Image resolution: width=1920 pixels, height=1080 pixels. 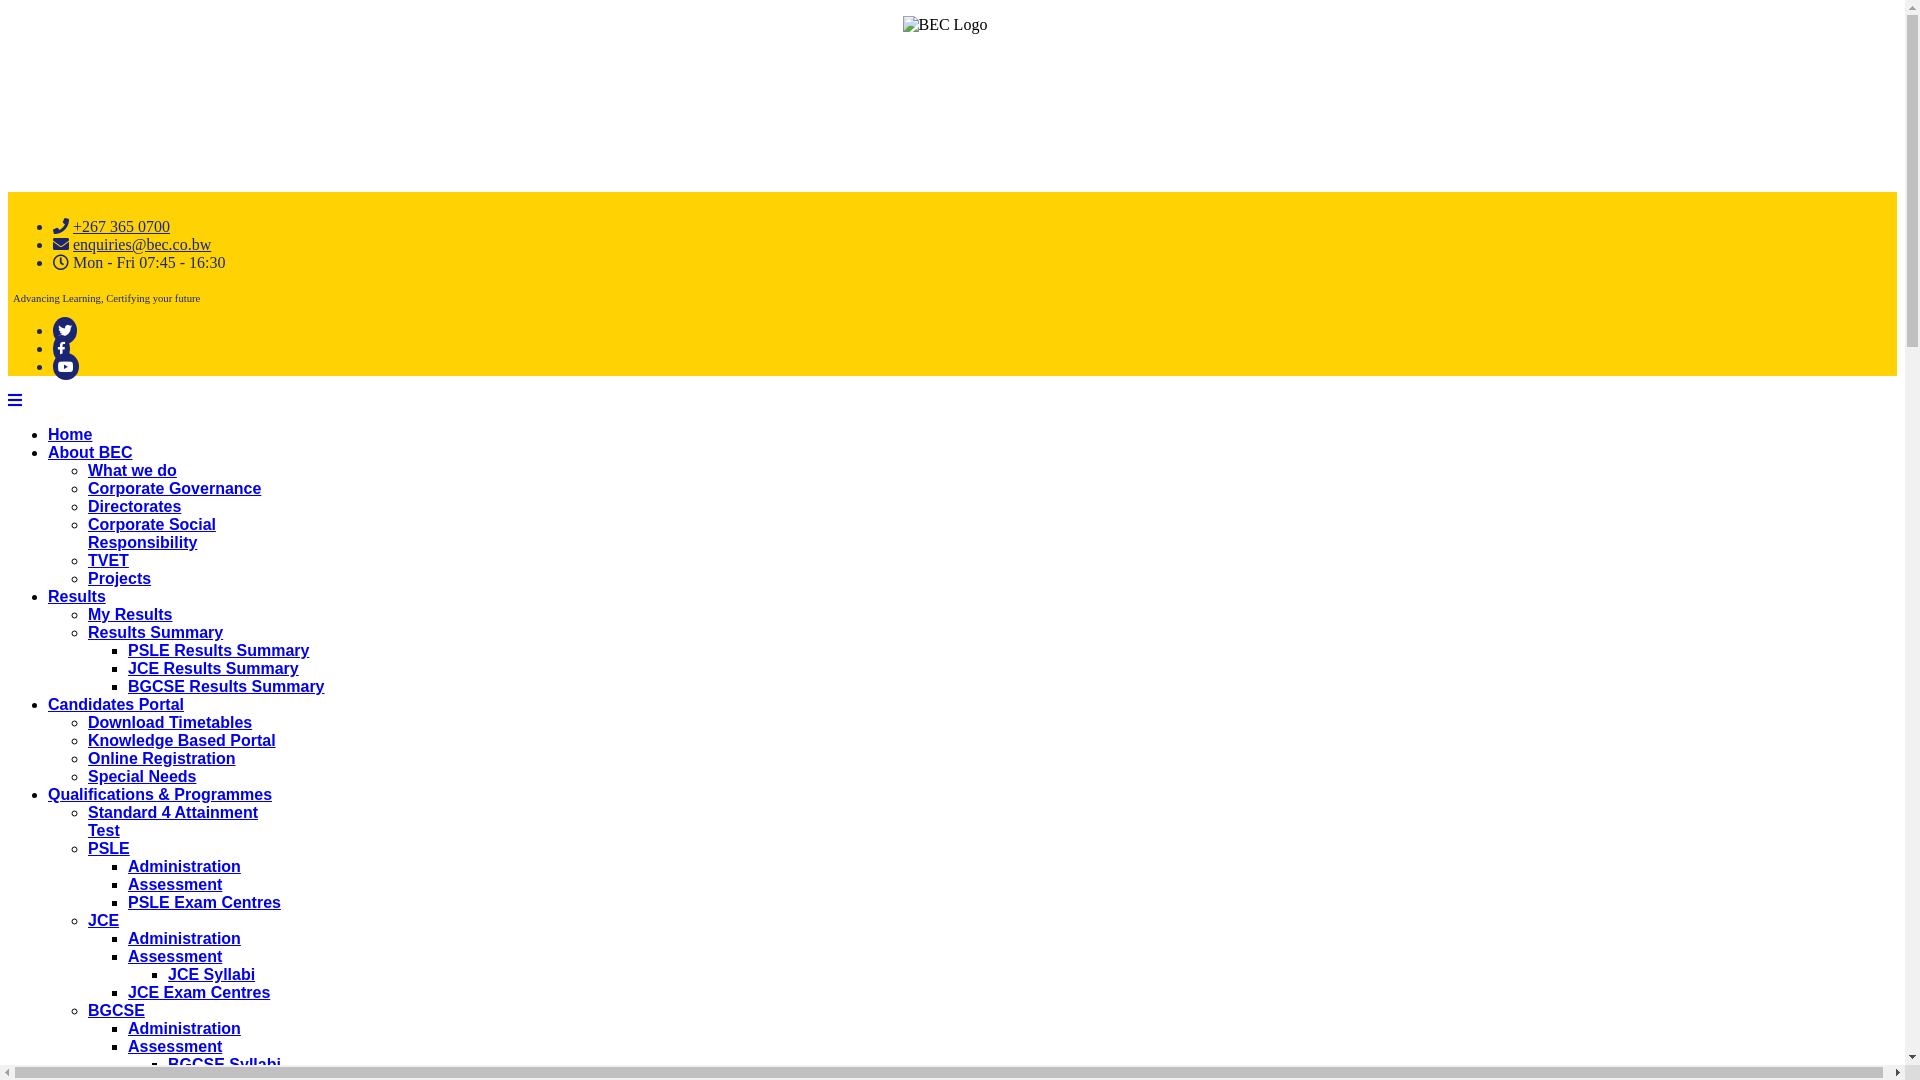 What do you see at coordinates (213, 668) in the screenshot?
I see `'JCE Results Summary'` at bounding box center [213, 668].